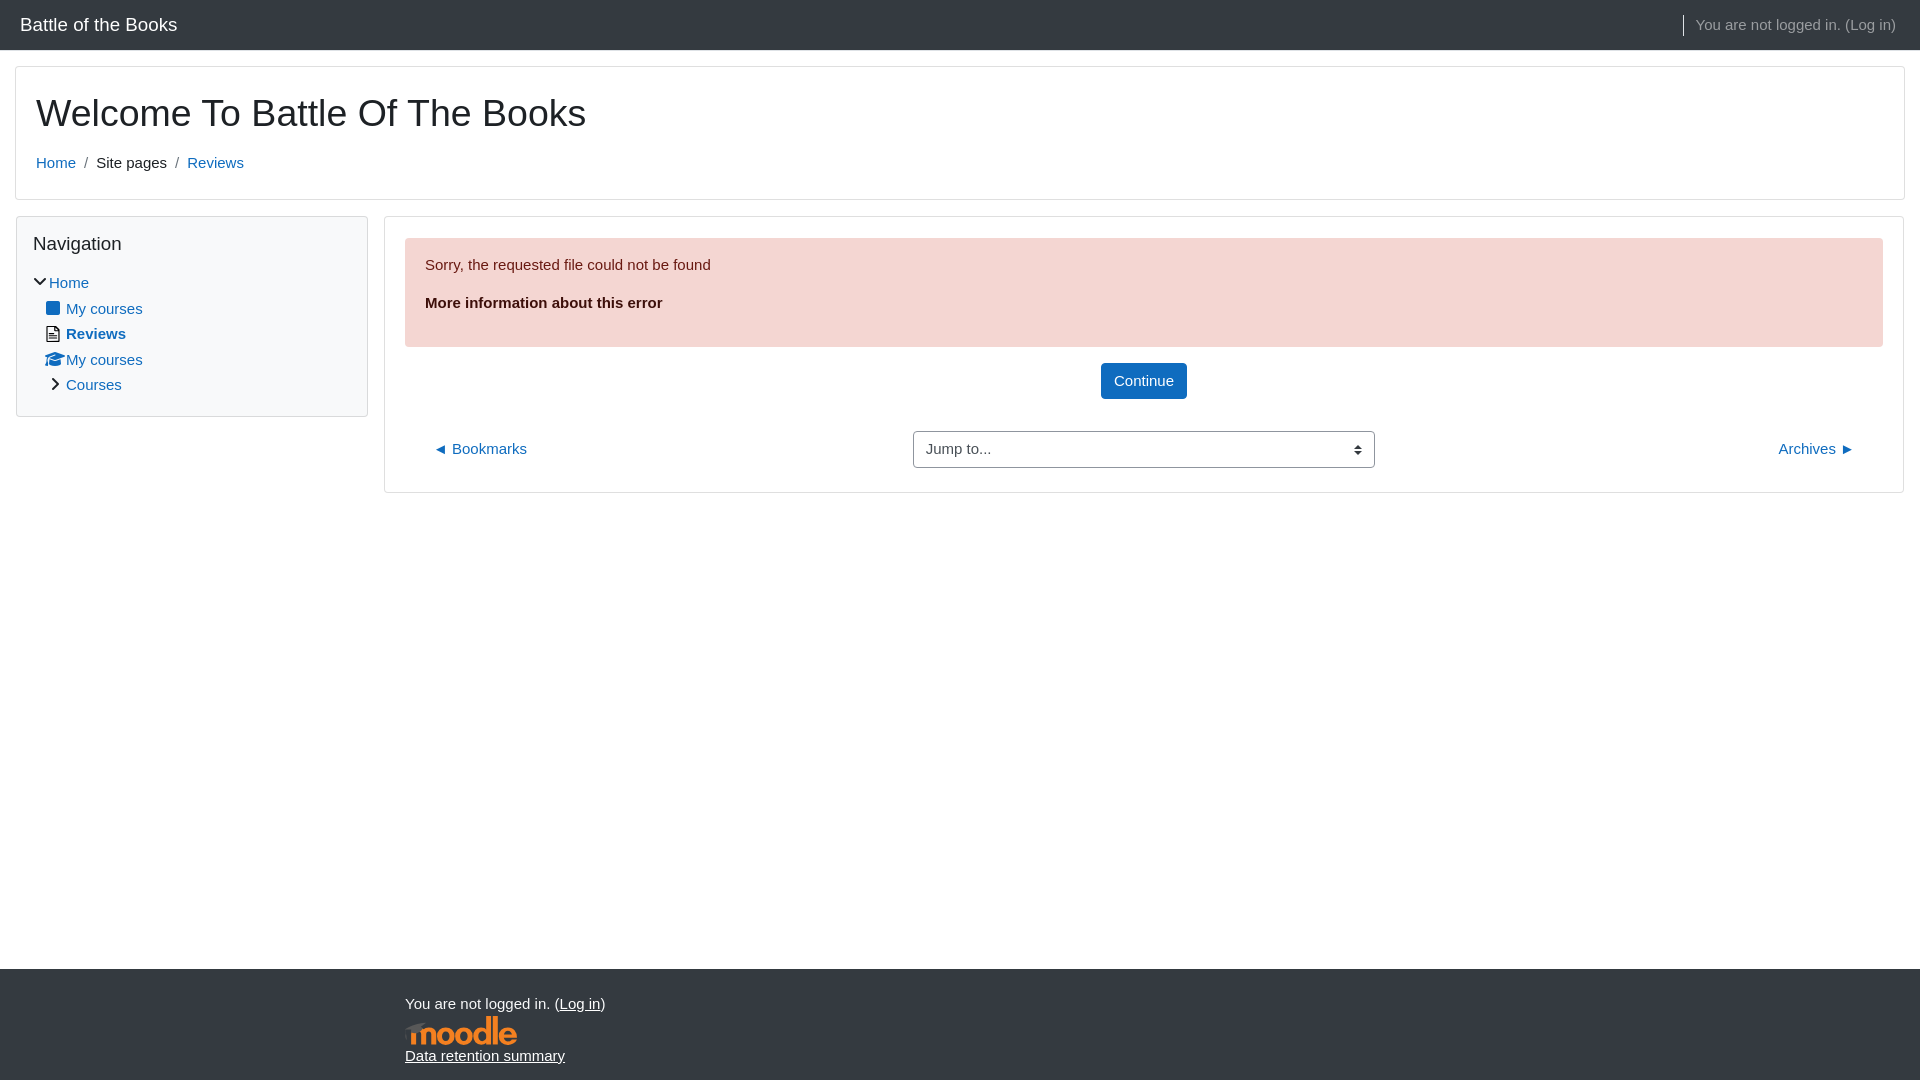  Describe the element at coordinates (93, 384) in the screenshot. I see `'Courses'` at that location.